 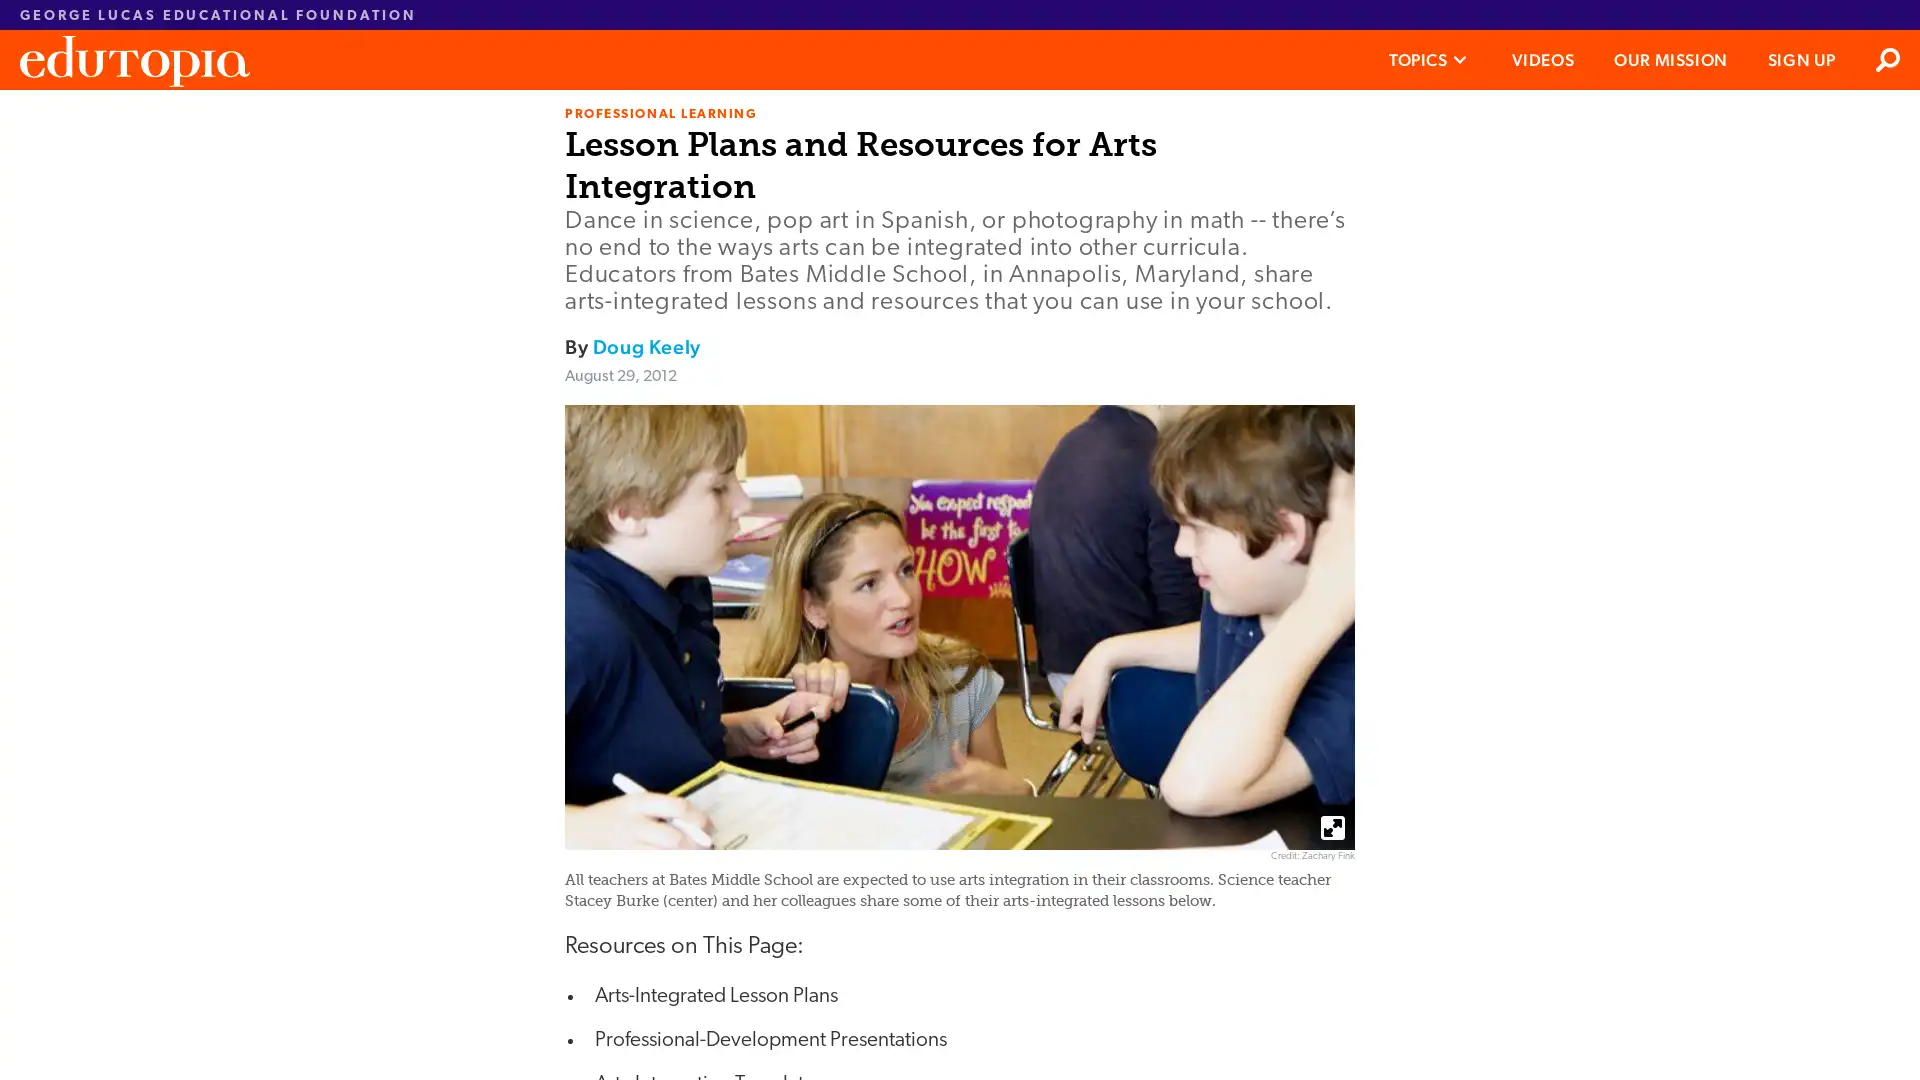 I want to click on Close, so click(x=1228, y=119).